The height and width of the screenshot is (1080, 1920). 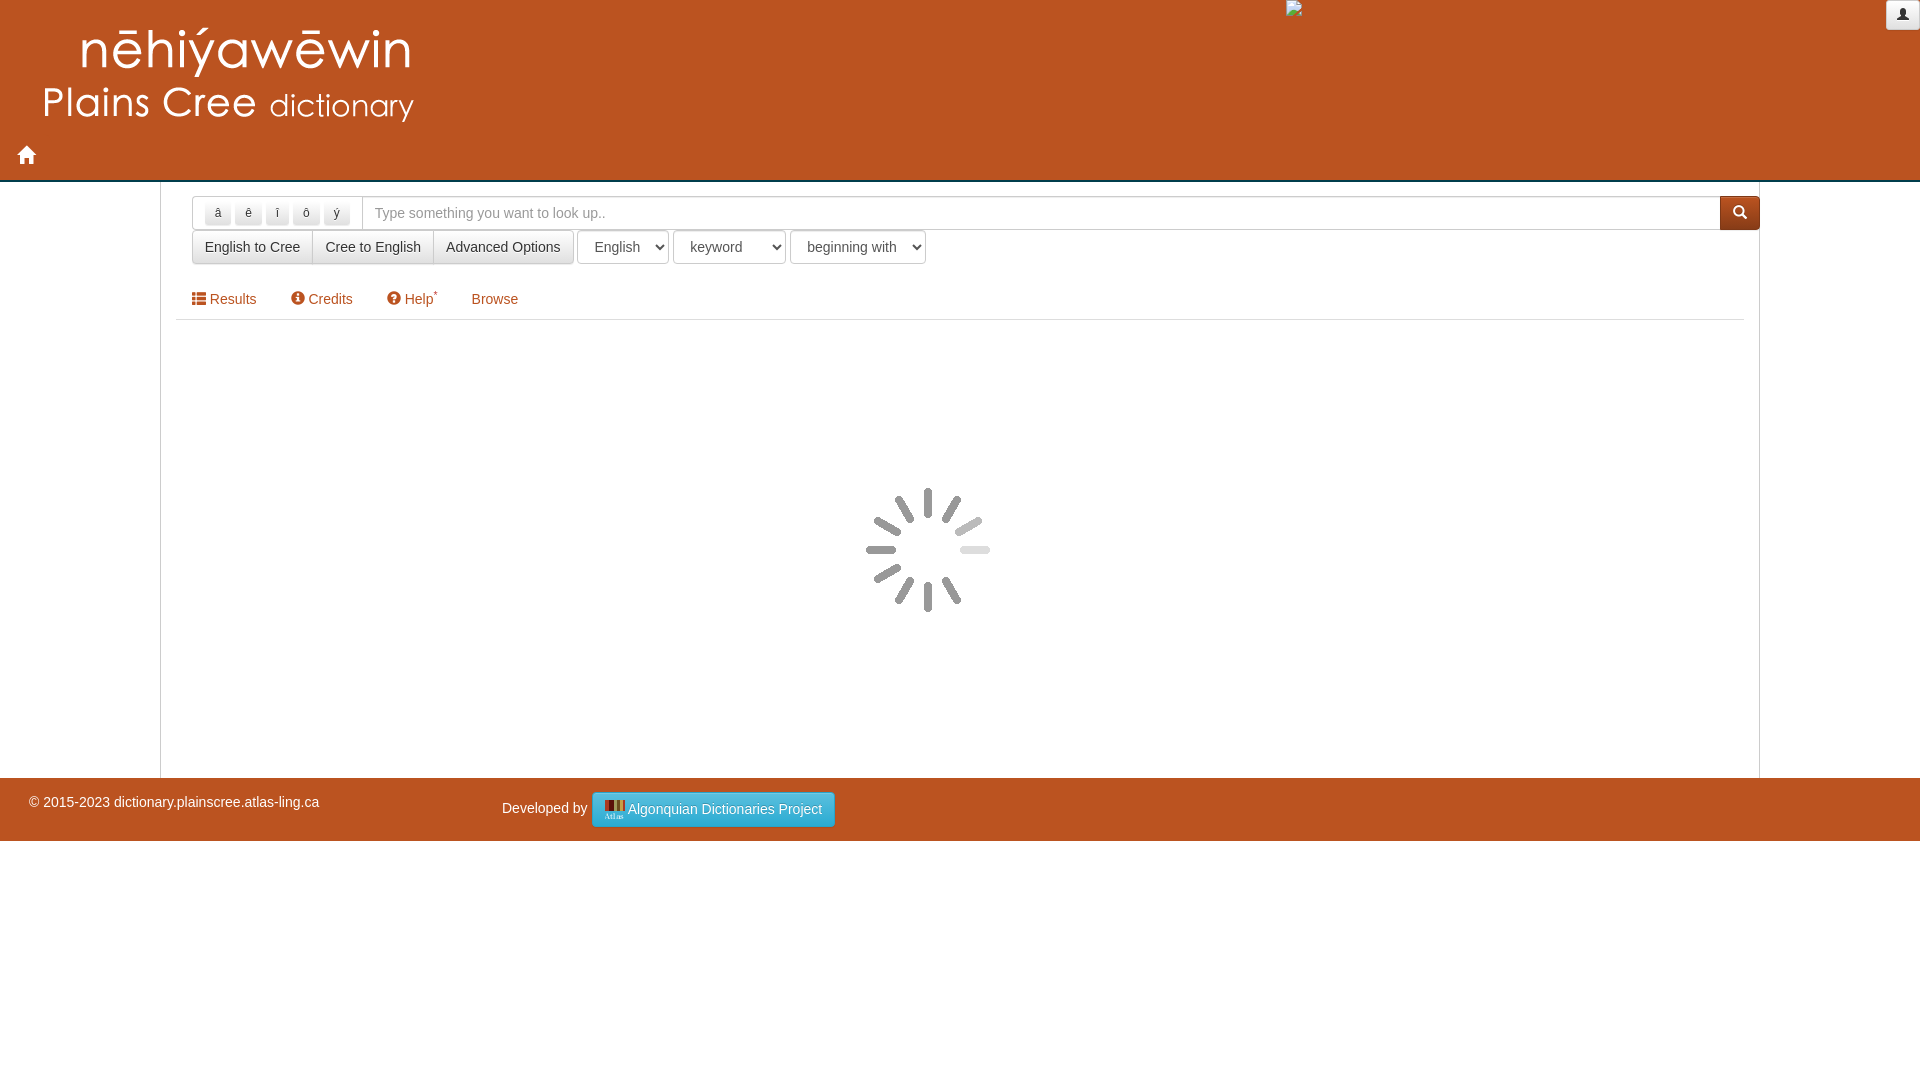 What do you see at coordinates (273, 299) in the screenshot?
I see `'Credits'` at bounding box center [273, 299].